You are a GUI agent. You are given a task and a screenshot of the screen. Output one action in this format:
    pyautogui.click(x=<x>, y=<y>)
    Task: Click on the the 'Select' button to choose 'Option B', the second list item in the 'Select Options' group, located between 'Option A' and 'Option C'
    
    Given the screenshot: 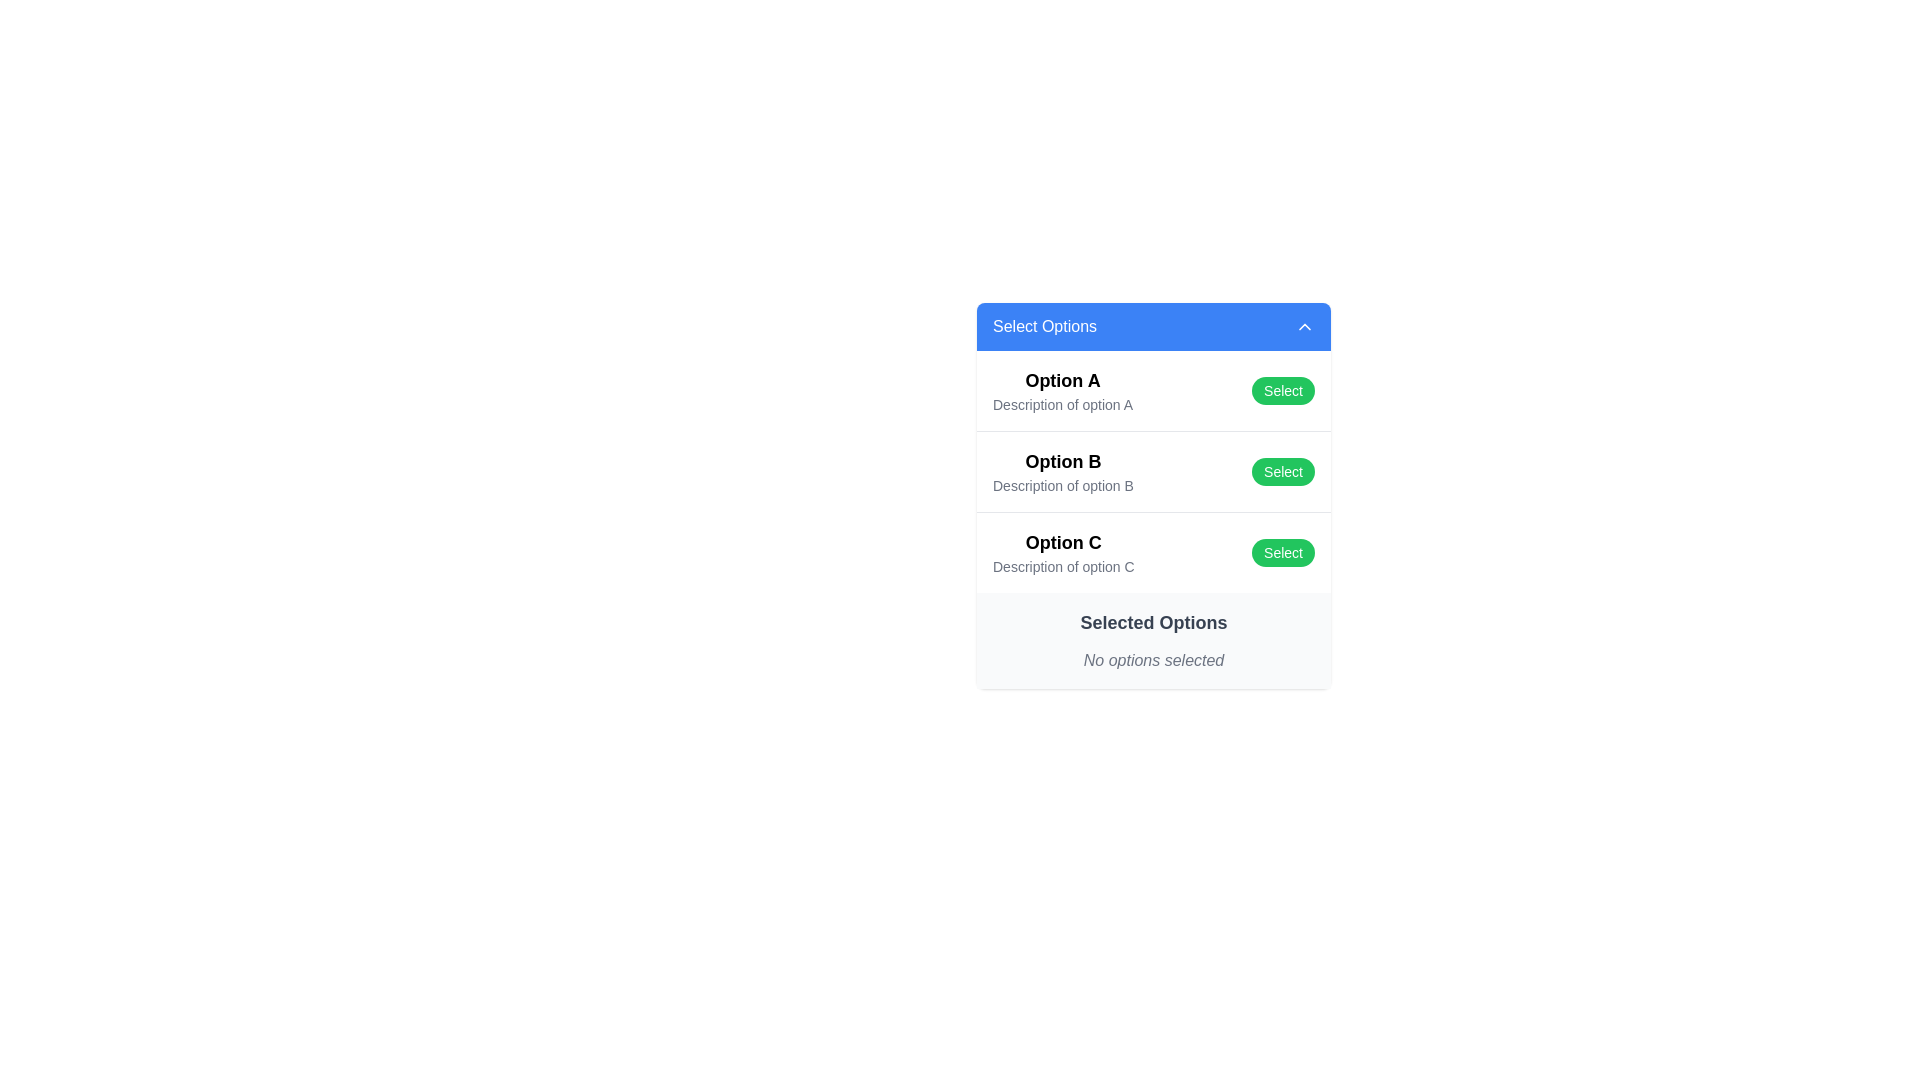 What is the action you would take?
    pyautogui.click(x=1153, y=495)
    